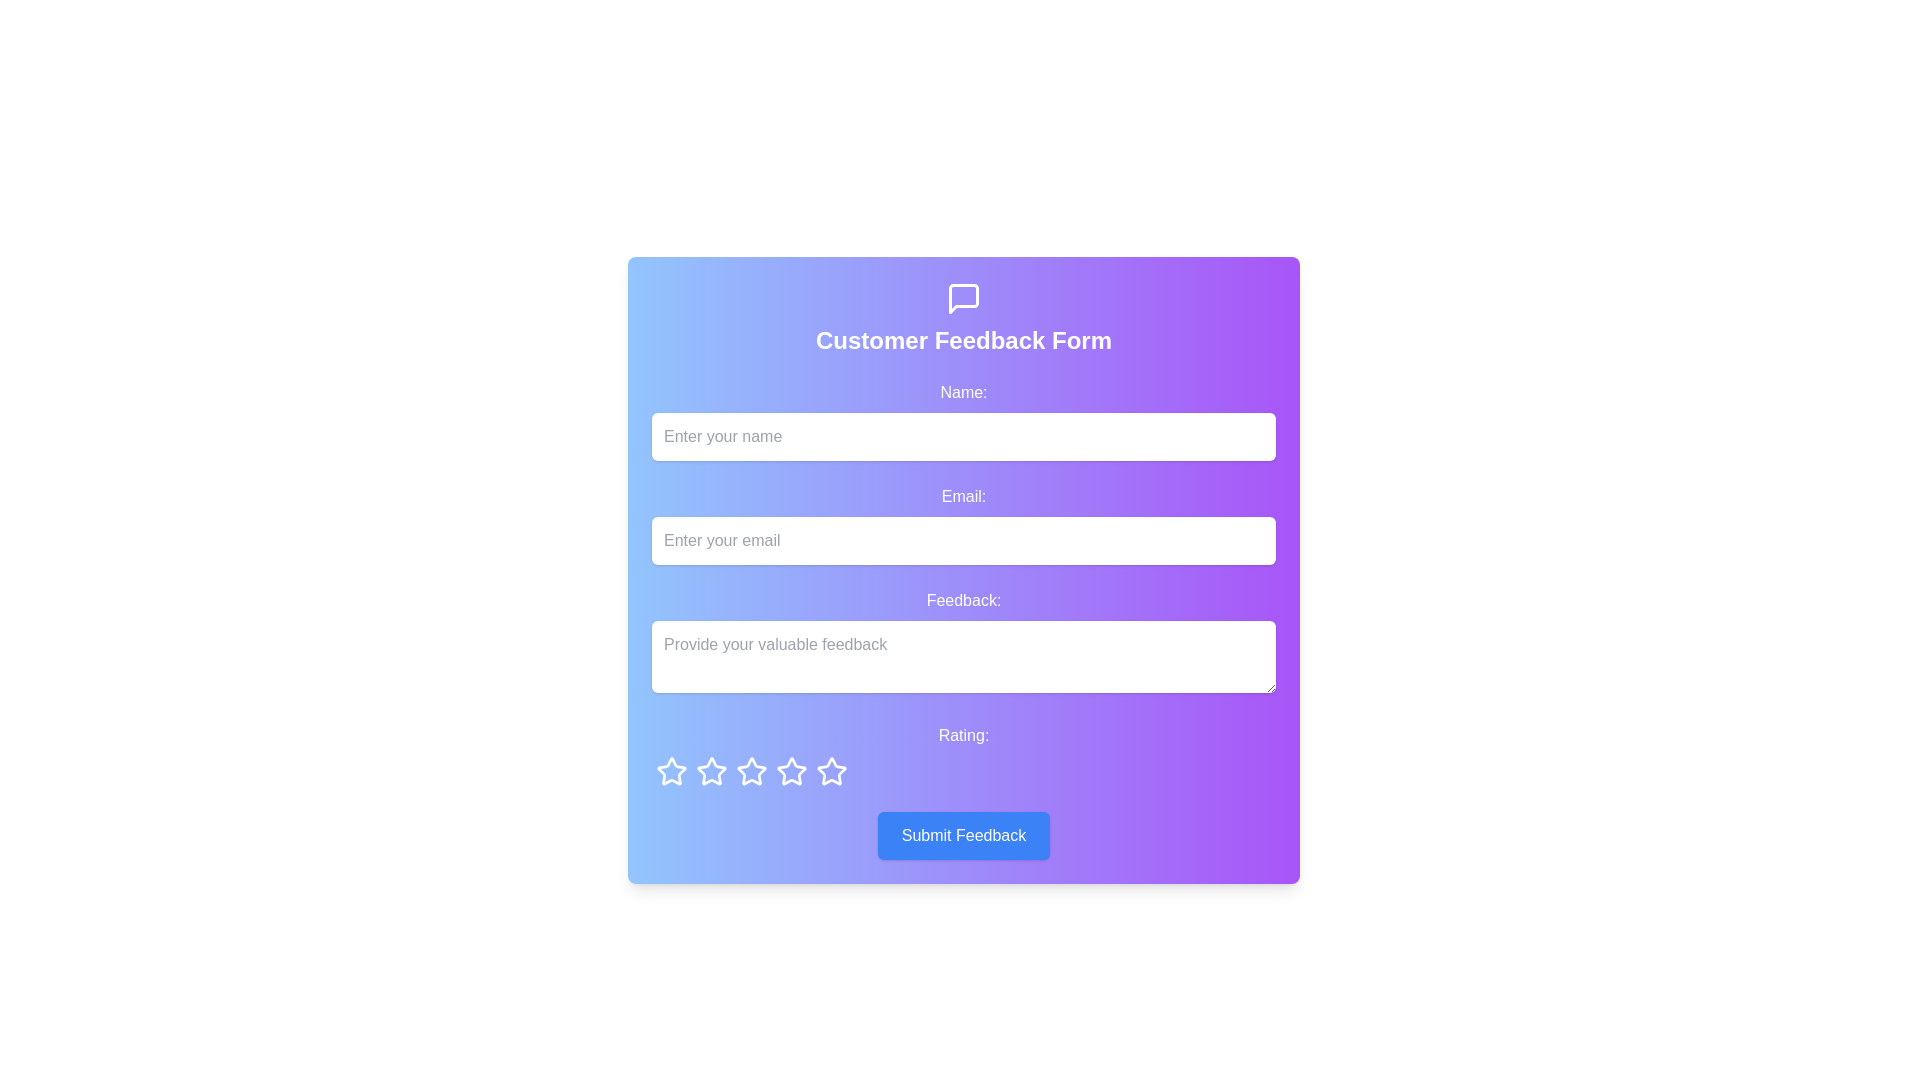  Describe the element at coordinates (831, 770) in the screenshot. I see `the fourth star in the rating system` at that location.